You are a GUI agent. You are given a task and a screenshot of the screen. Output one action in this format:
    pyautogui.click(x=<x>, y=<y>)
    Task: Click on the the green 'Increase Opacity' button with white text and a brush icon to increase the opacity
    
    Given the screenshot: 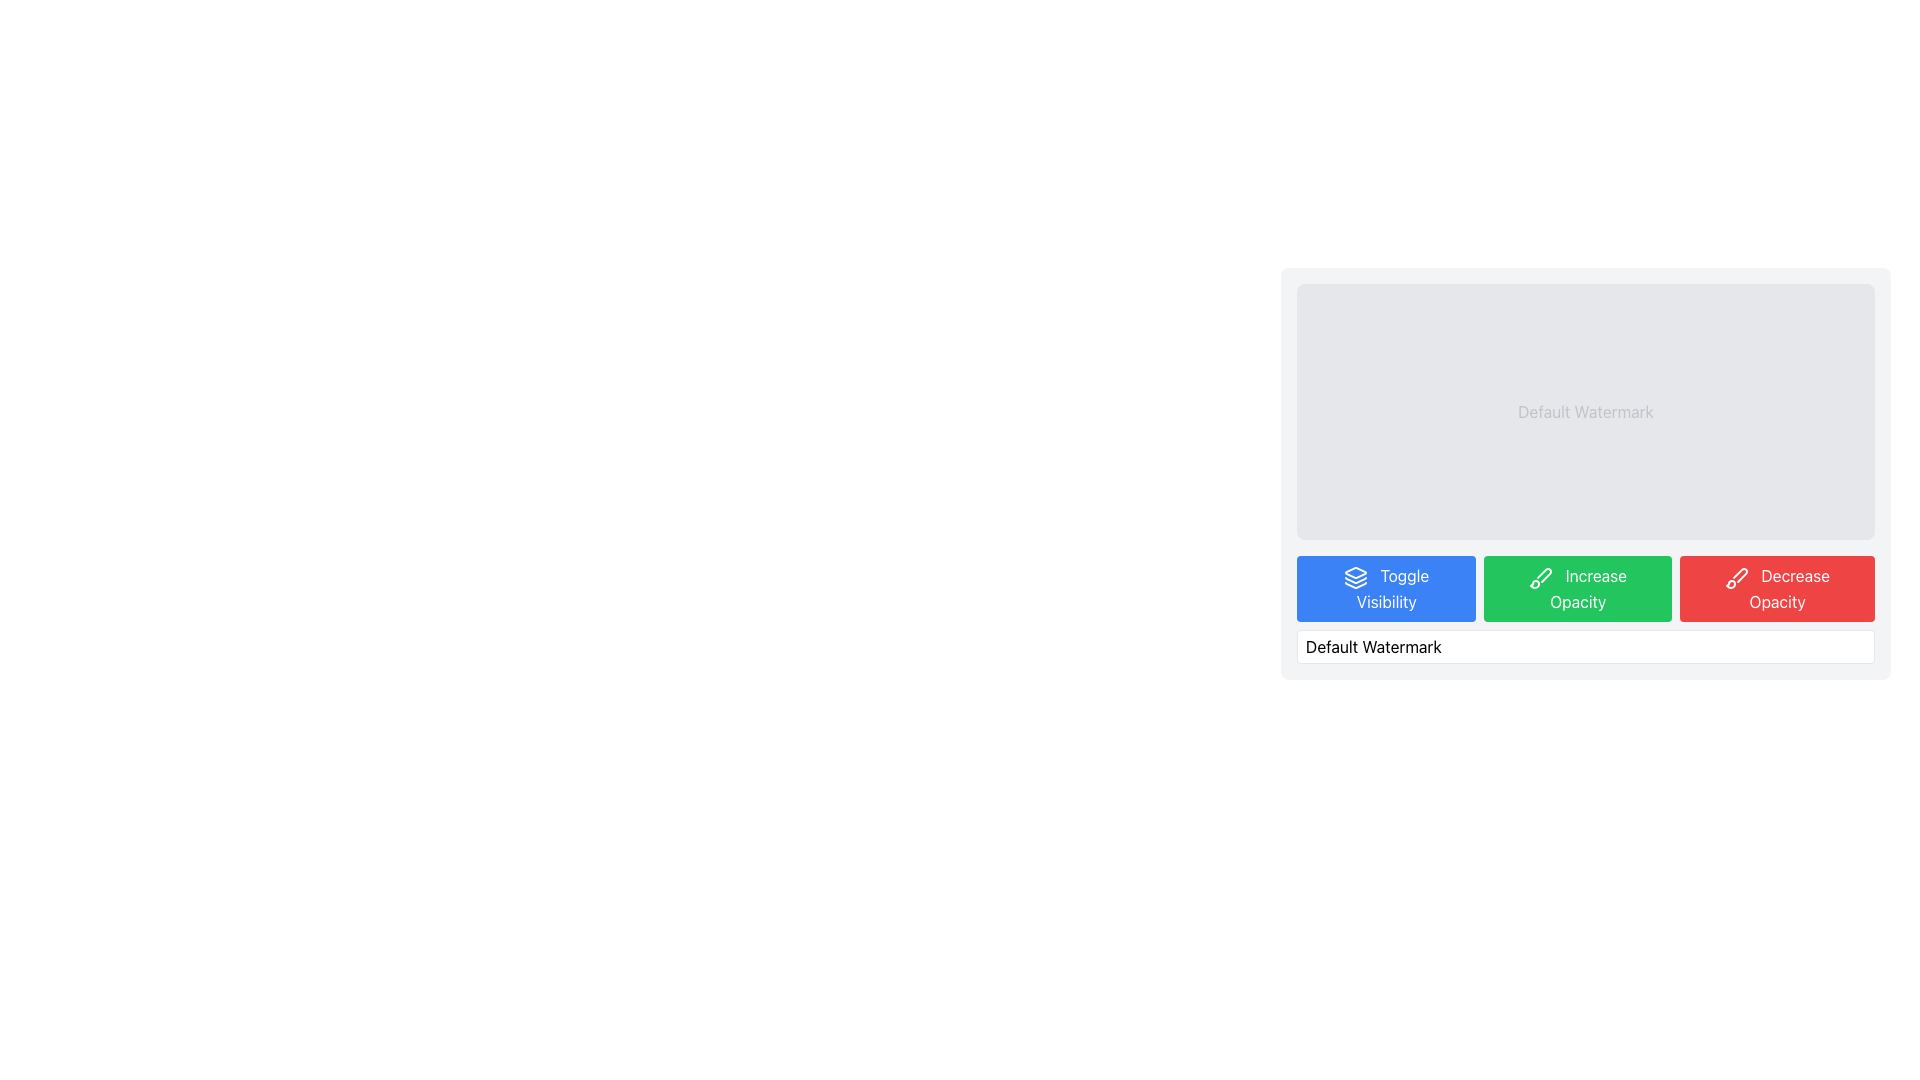 What is the action you would take?
    pyautogui.click(x=1584, y=586)
    